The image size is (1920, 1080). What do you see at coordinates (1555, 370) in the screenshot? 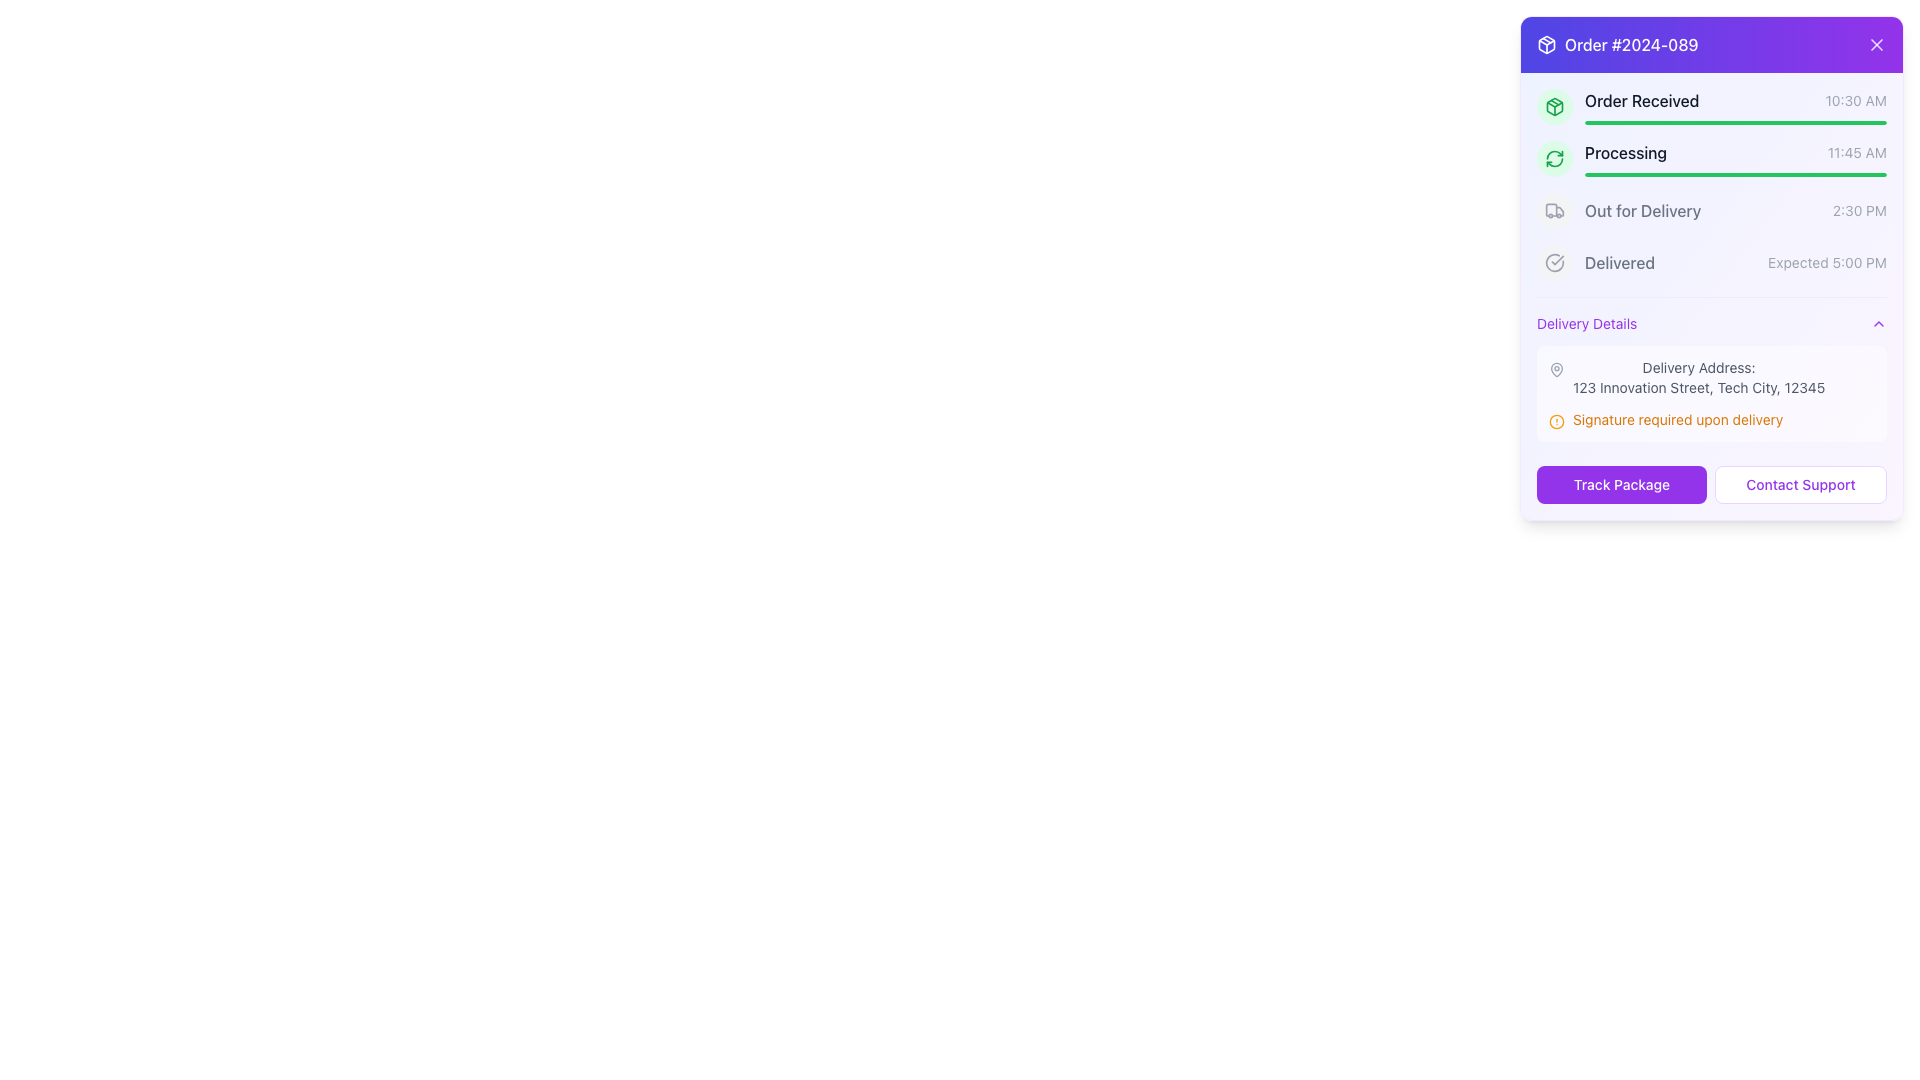
I see `the location-related graphic/icon in the 'Delivery Details' section, which is positioned to the left of the delivery address '123 Innovation Street, Tech City, 12345'` at bounding box center [1555, 370].